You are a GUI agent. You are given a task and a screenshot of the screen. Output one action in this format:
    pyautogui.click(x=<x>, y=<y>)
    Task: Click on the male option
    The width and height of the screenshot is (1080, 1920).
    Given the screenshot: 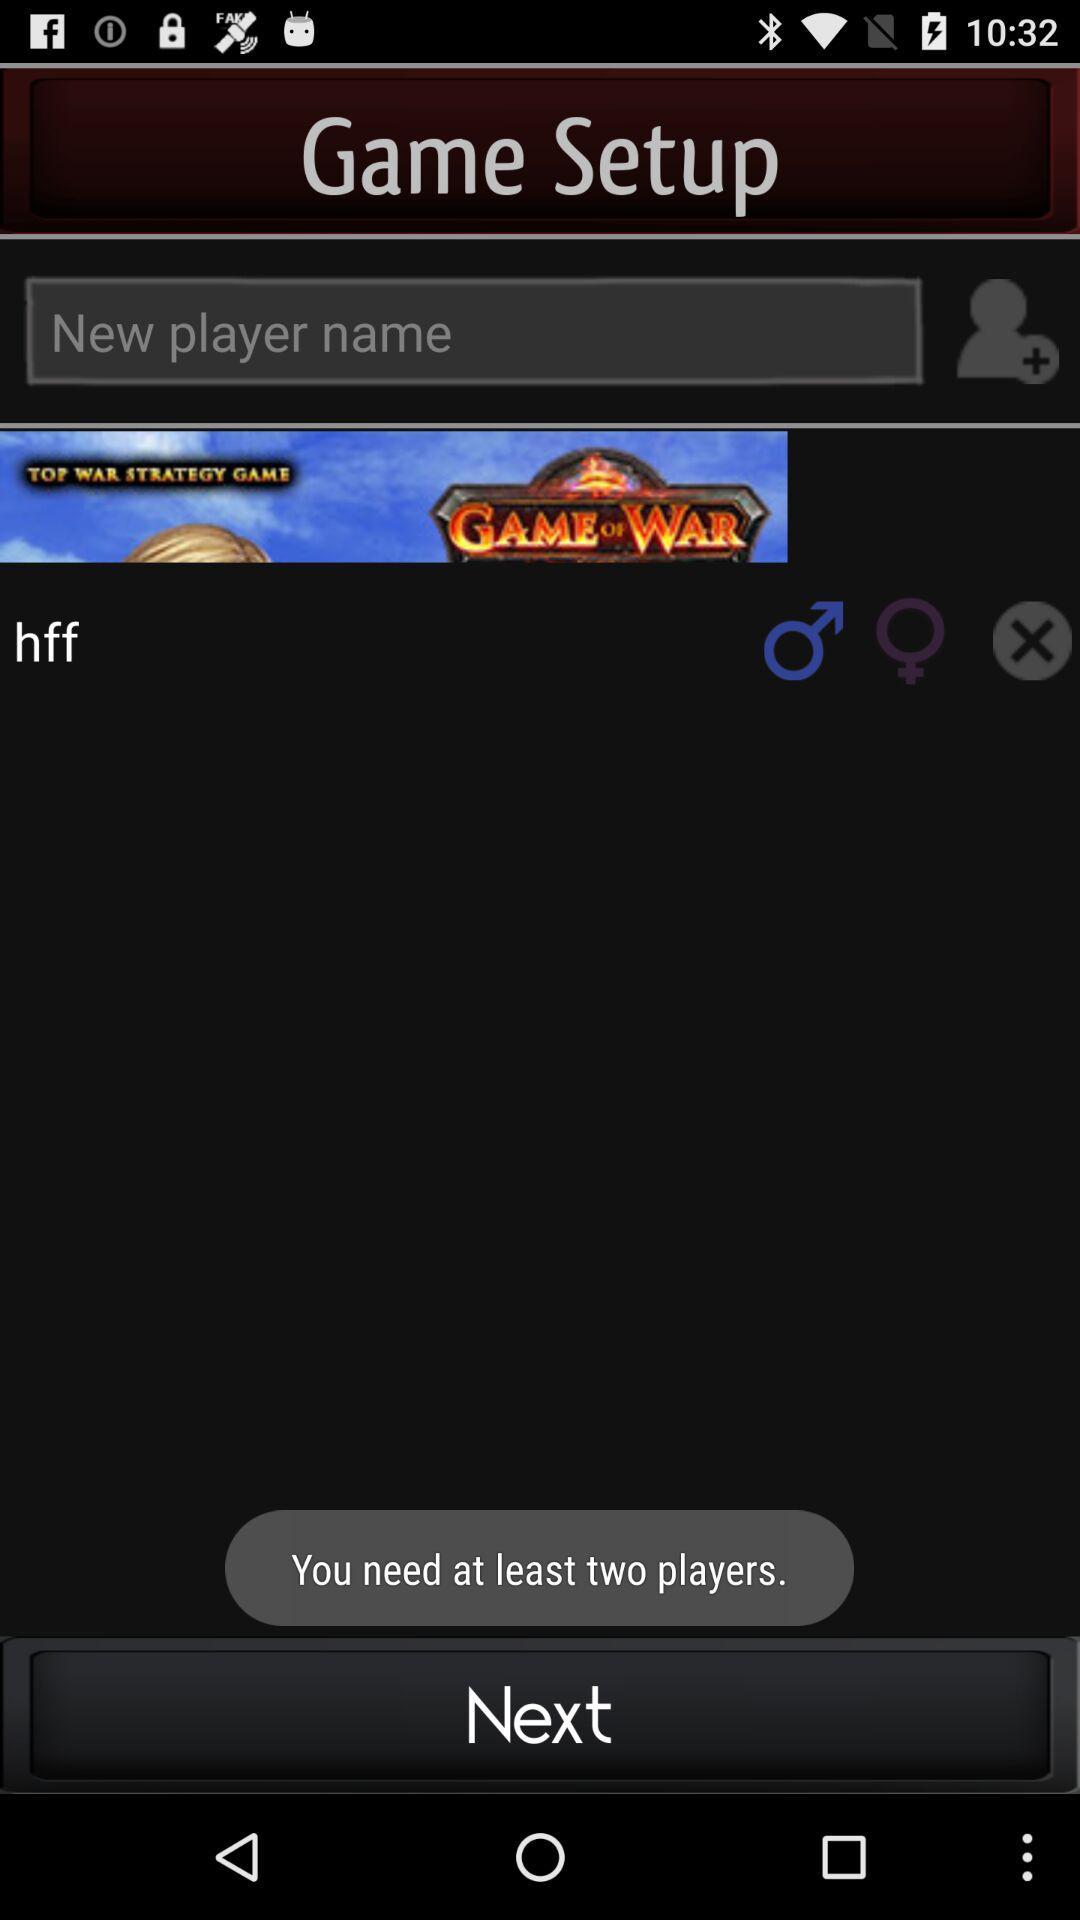 What is the action you would take?
    pyautogui.click(x=802, y=640)
    